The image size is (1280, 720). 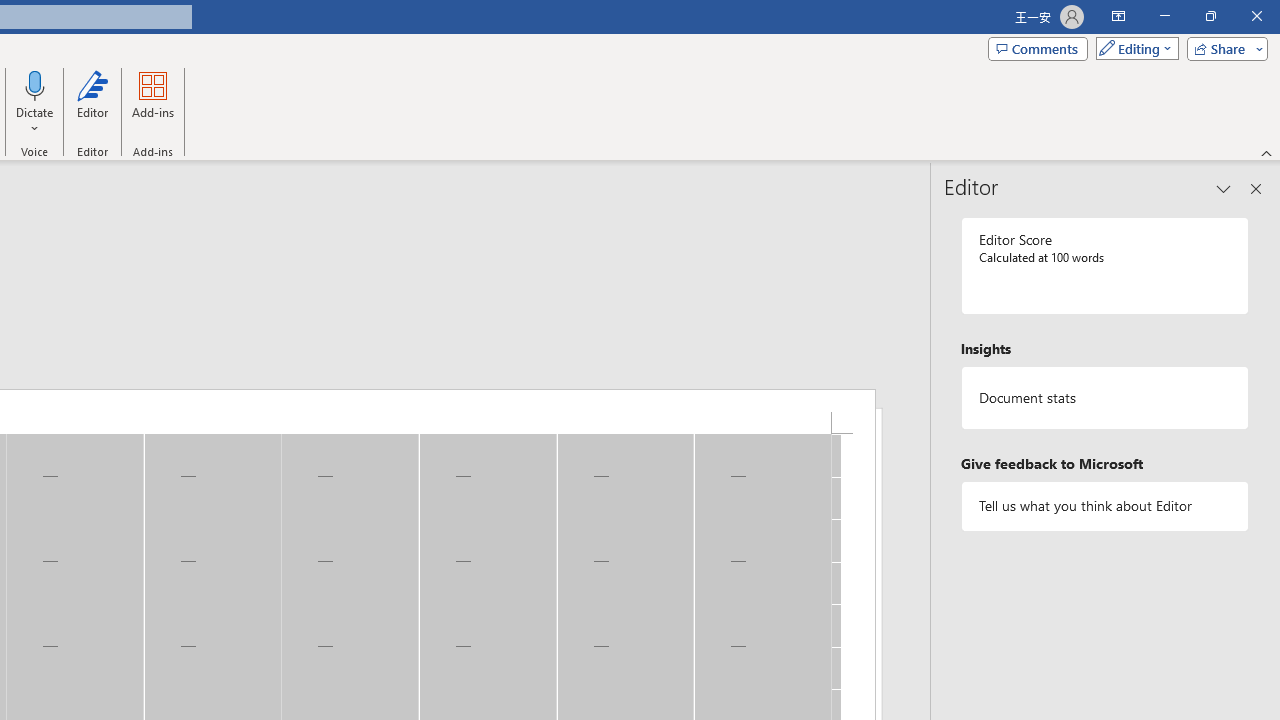 What do you see at coordinates (1266, 152) in the screenshot?
I see `'Collapse the Ribbon'` at bounding box center [1266, 152].